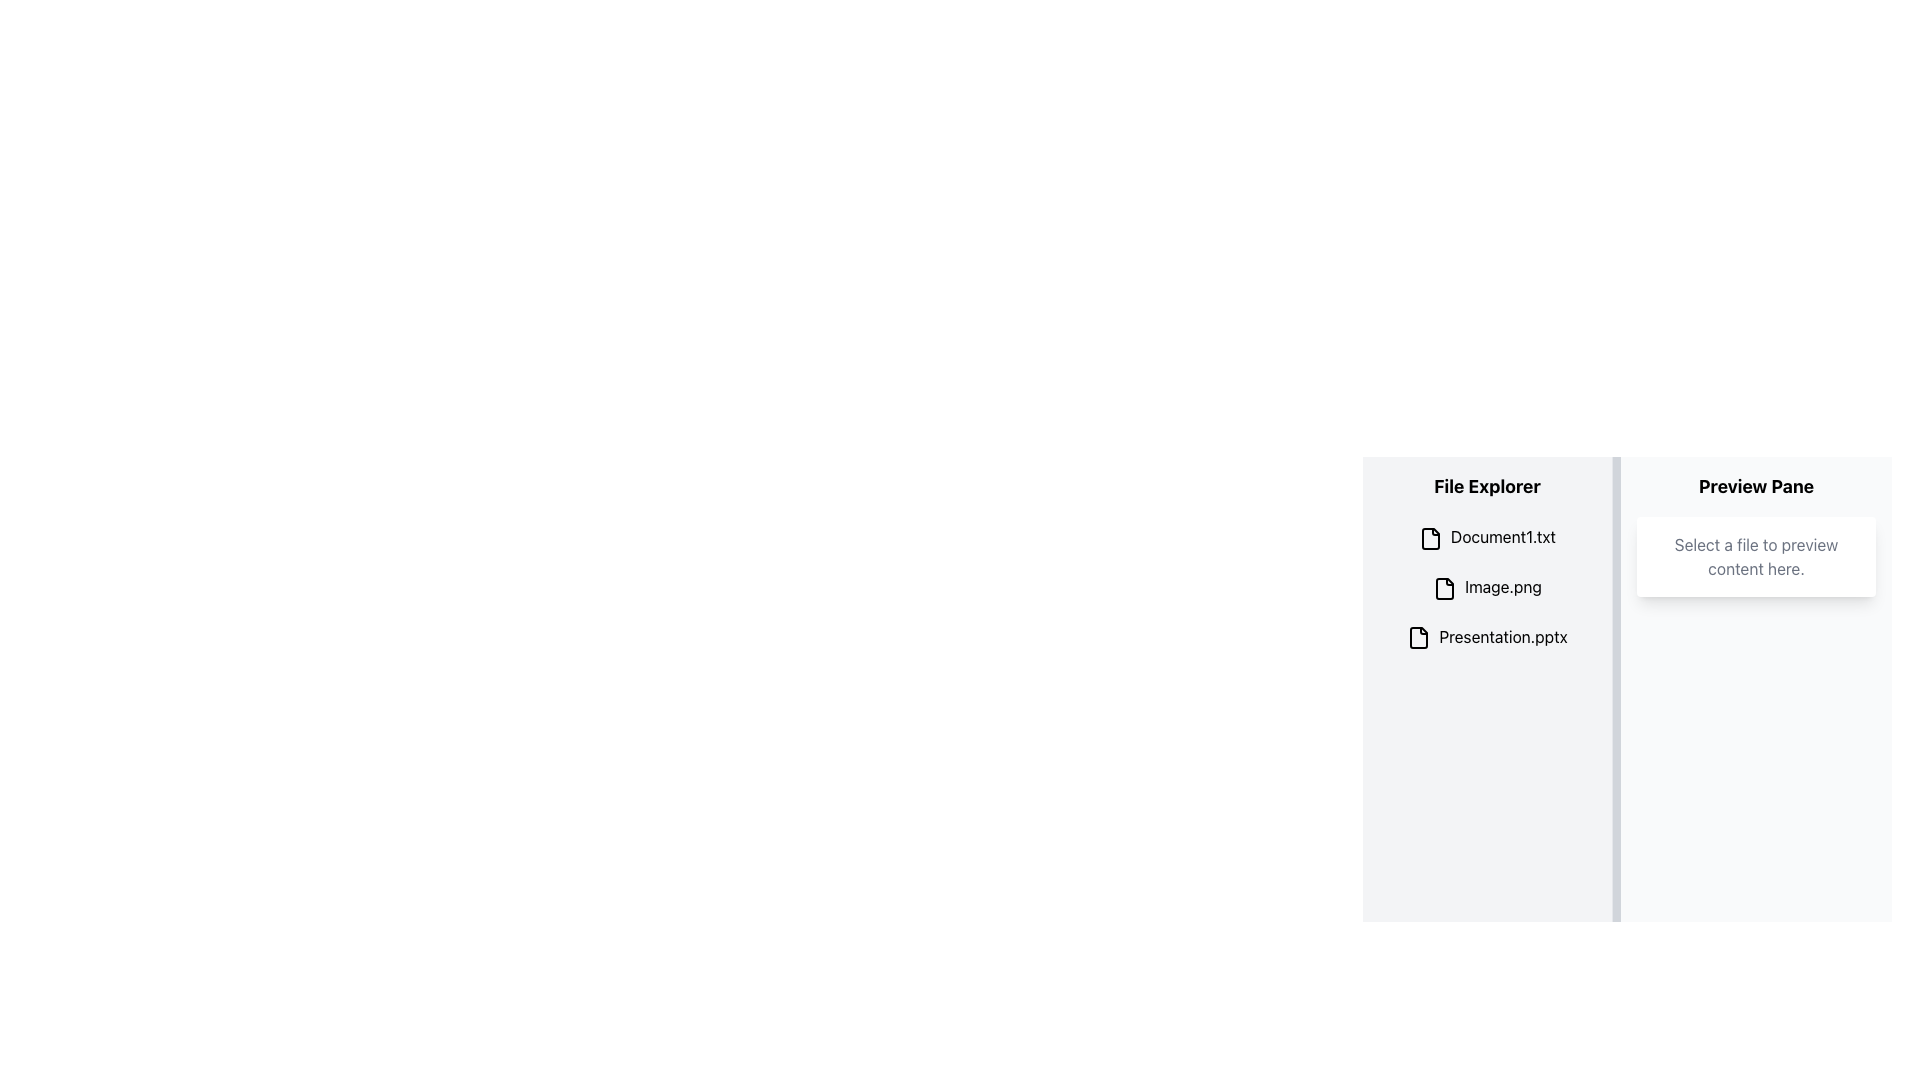 Image resolution: width=1920 pixels, height=1080 pixels. I want to click on the bold, large-sized text labeled 'File Explorer' located at the top of the column containing a list of files, so click(1487, 486).